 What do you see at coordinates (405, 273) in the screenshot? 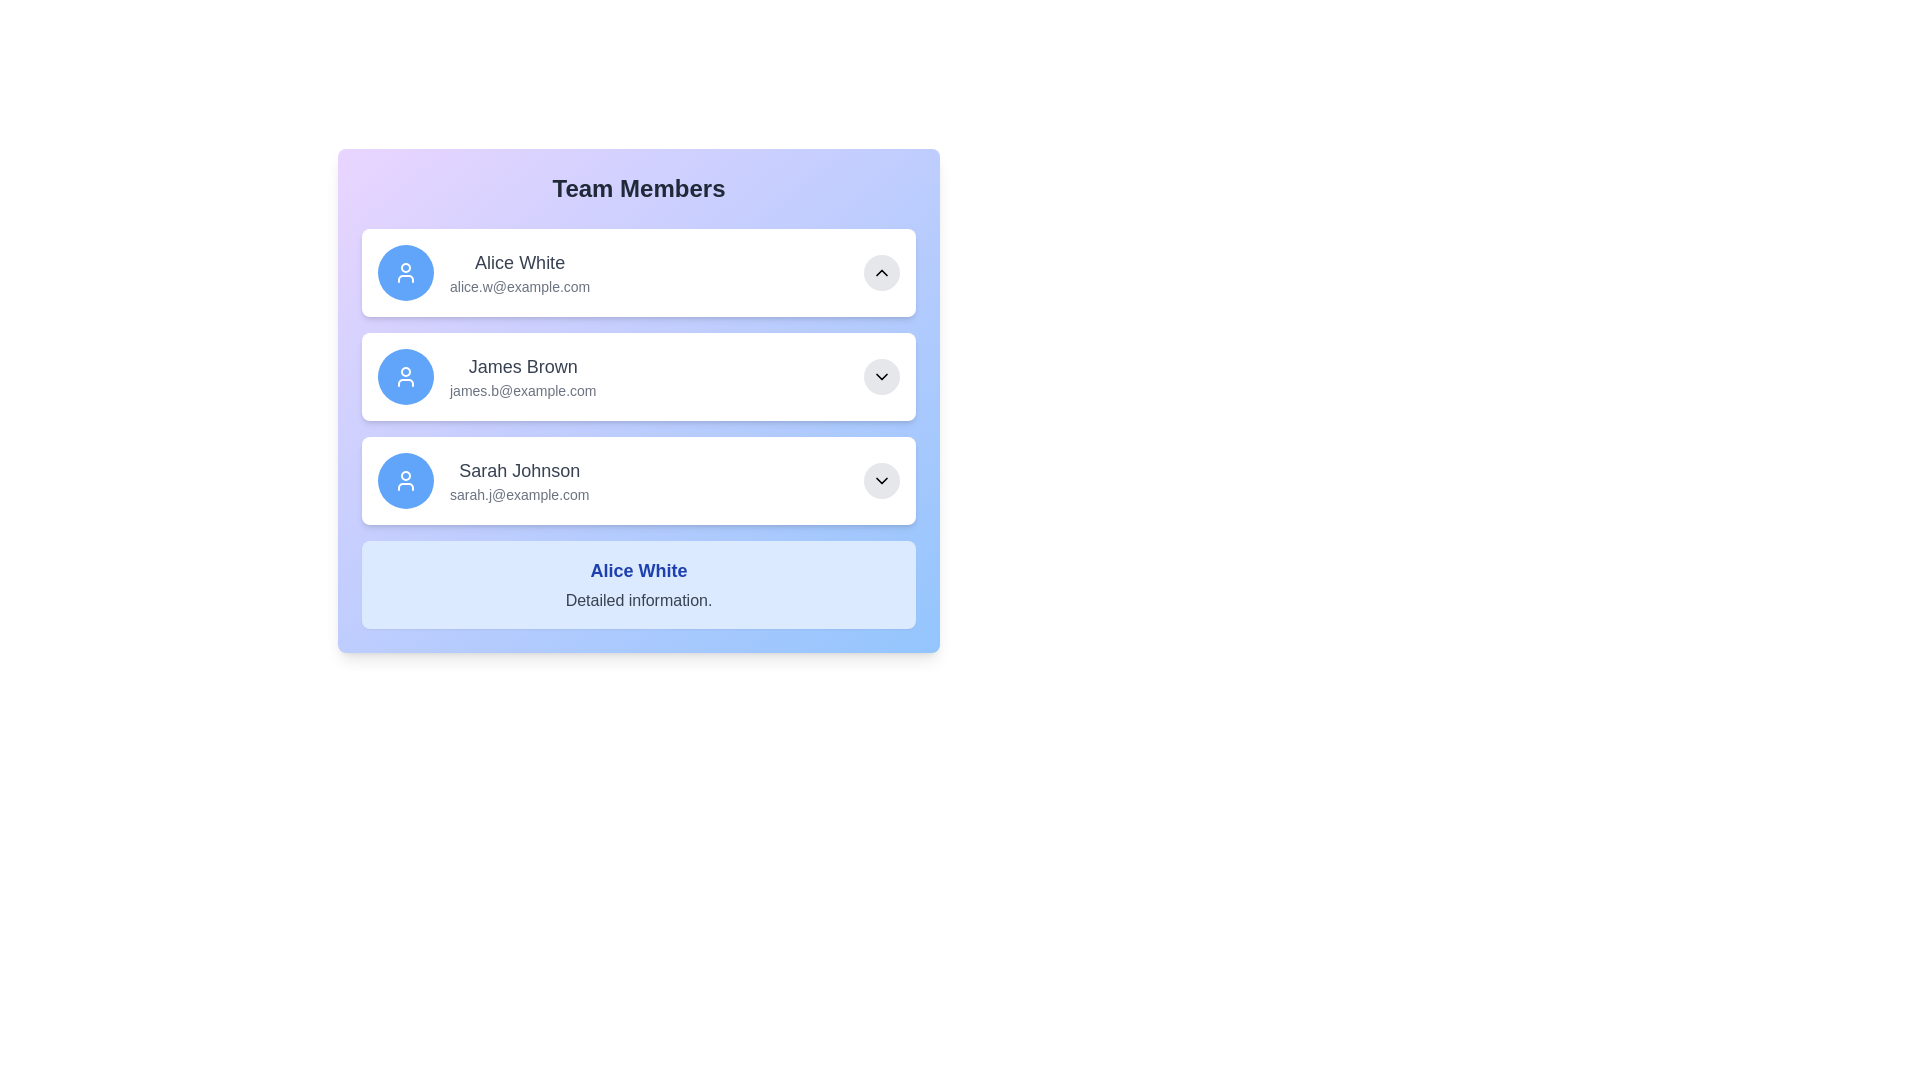
I see `the circular user profile icon with a blue background located at the leftmost part of the first list item in the 'Team Members' section, which aligns with 'Alice White' and 'alice.w@example.com'` at bounding box center [405, 273].